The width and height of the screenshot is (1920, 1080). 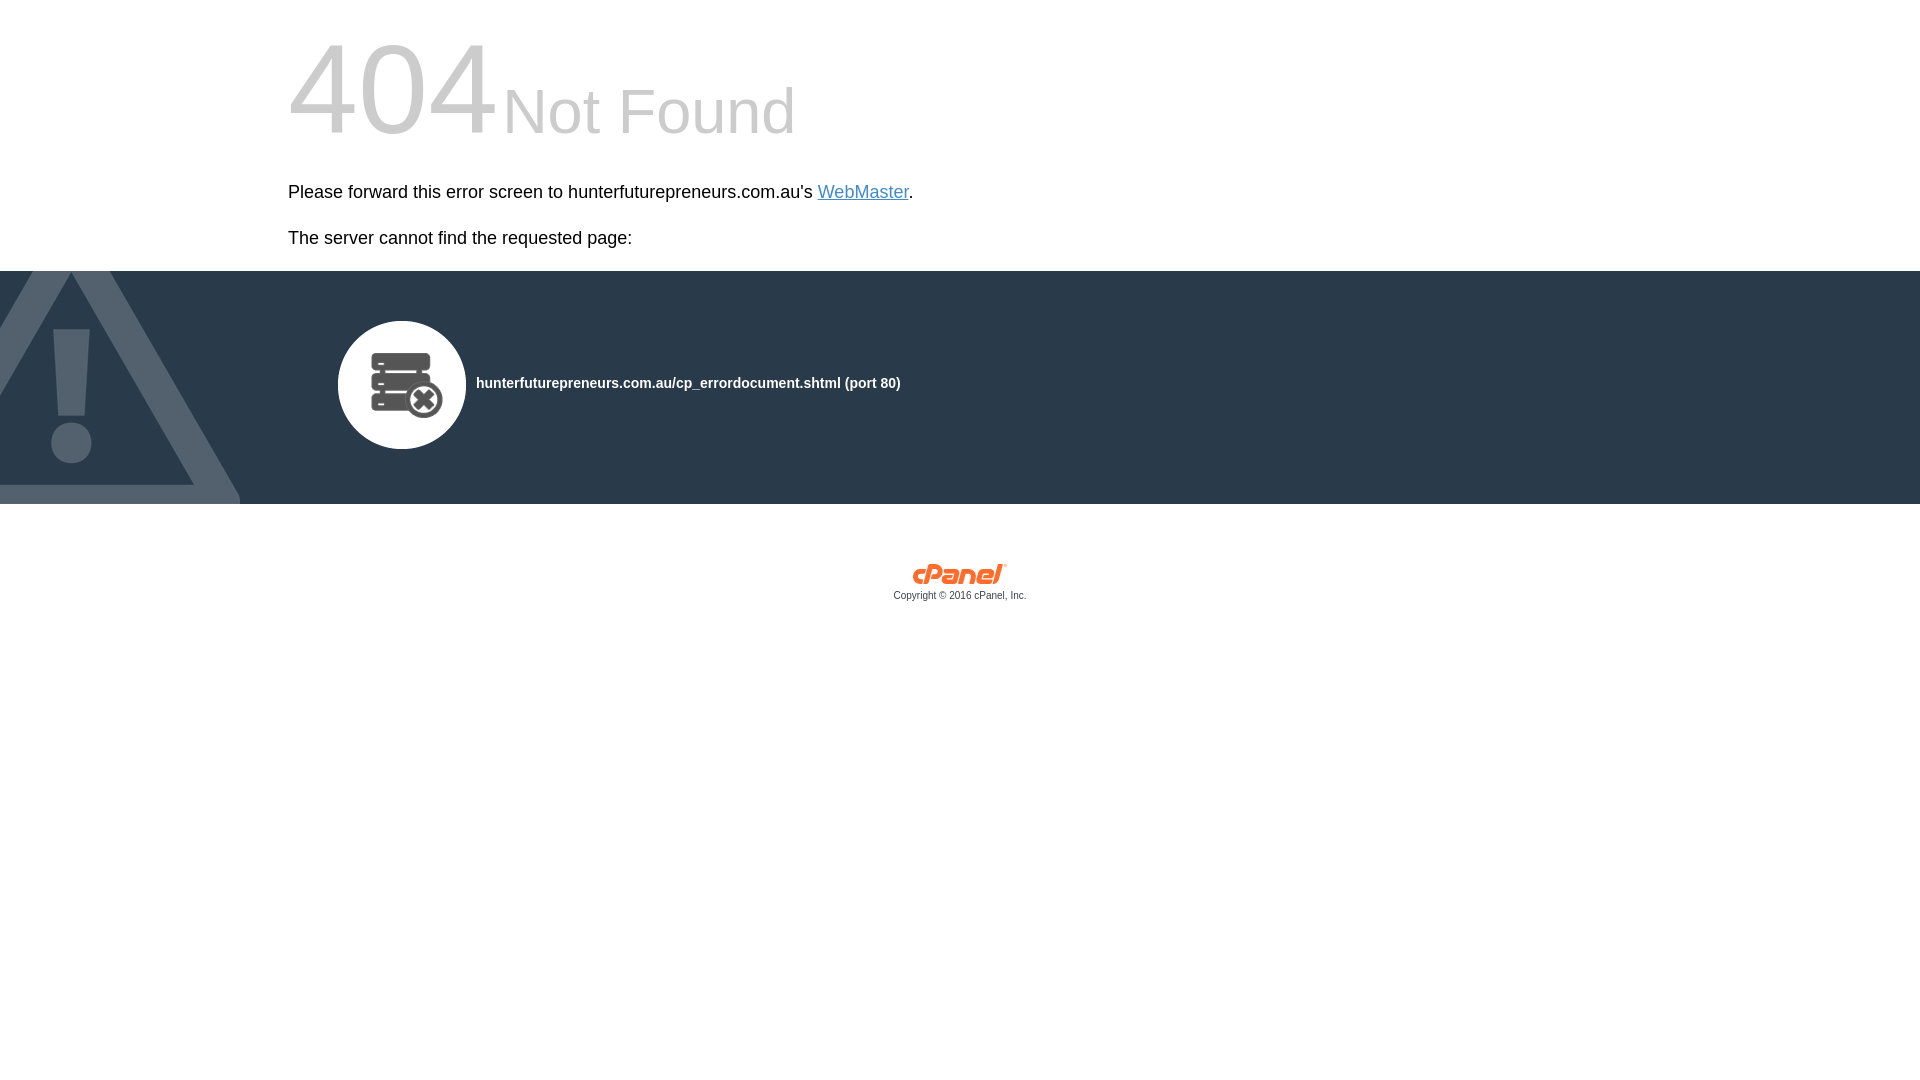 I want to click on 'WebMaster', so click(x=863, y=192).